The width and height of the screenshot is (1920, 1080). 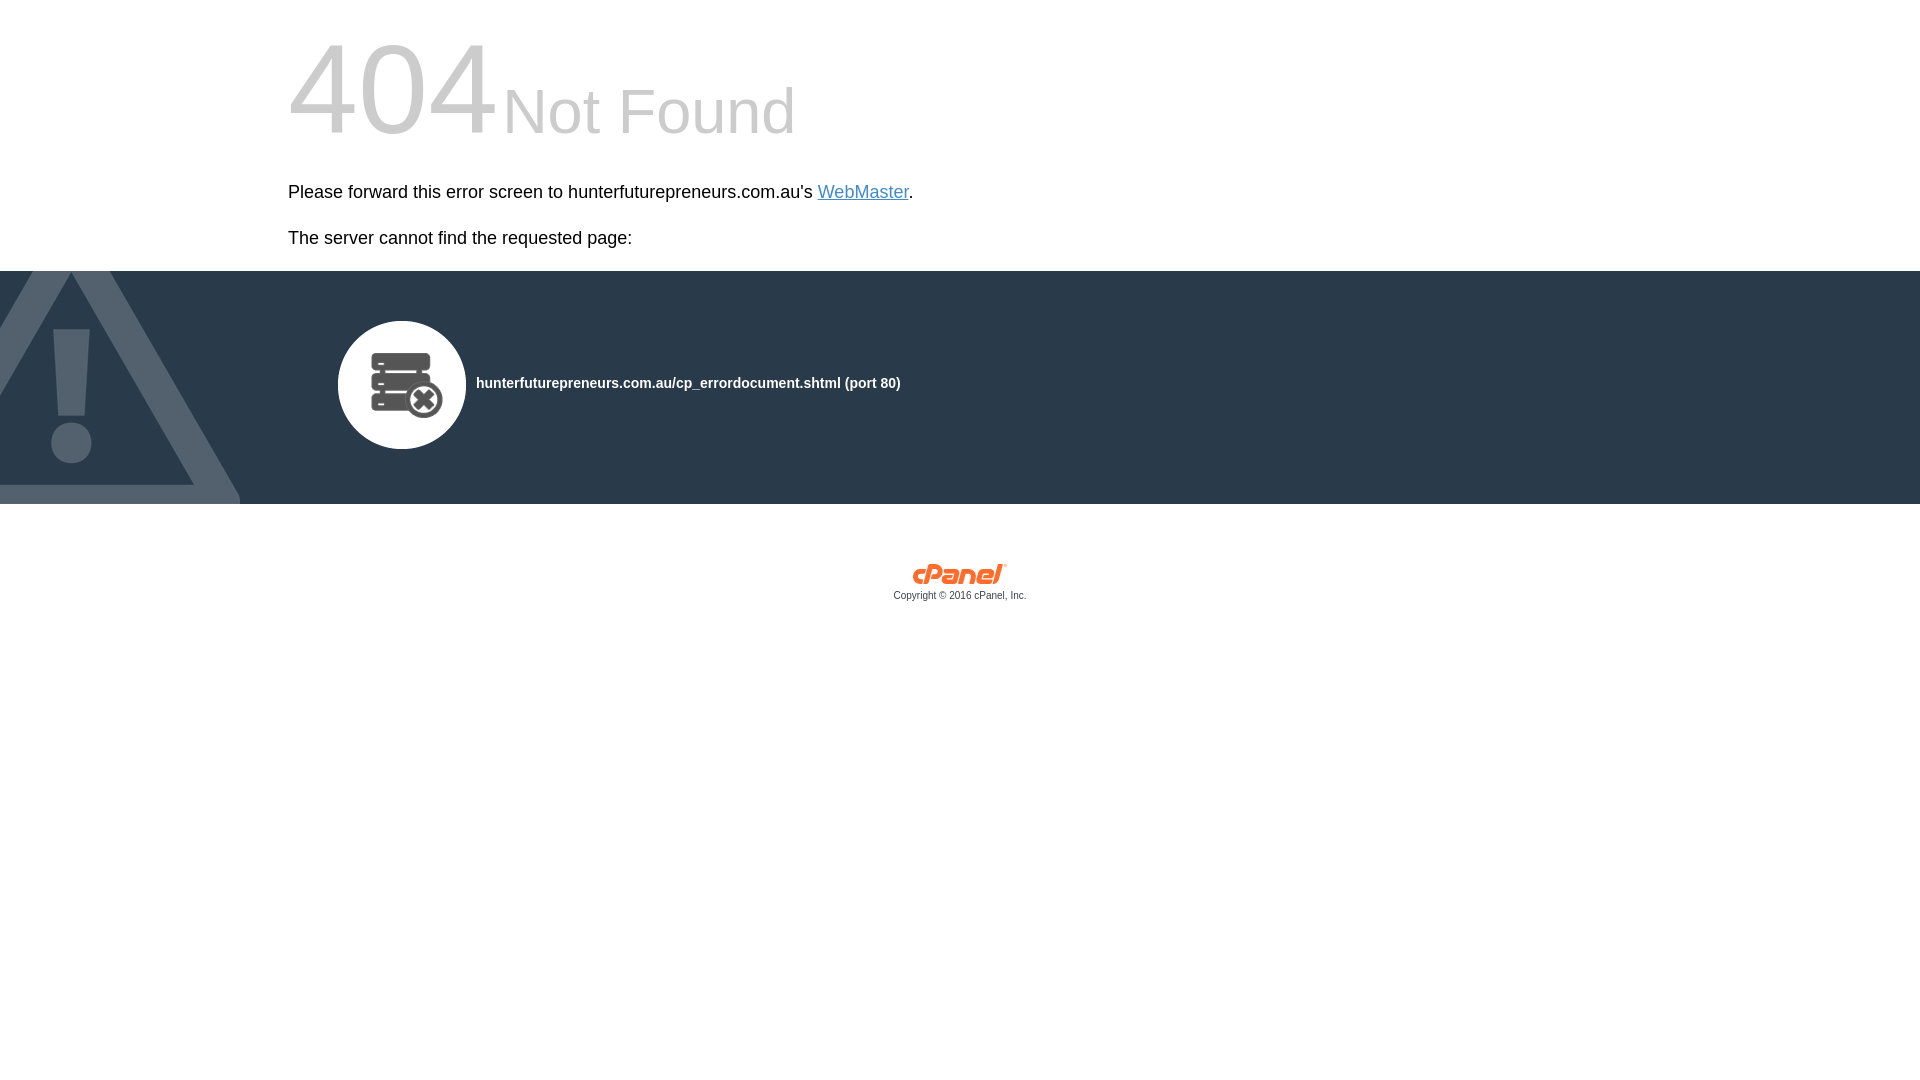 I want to click on 'WebMaster', so click(x=863, y=192).